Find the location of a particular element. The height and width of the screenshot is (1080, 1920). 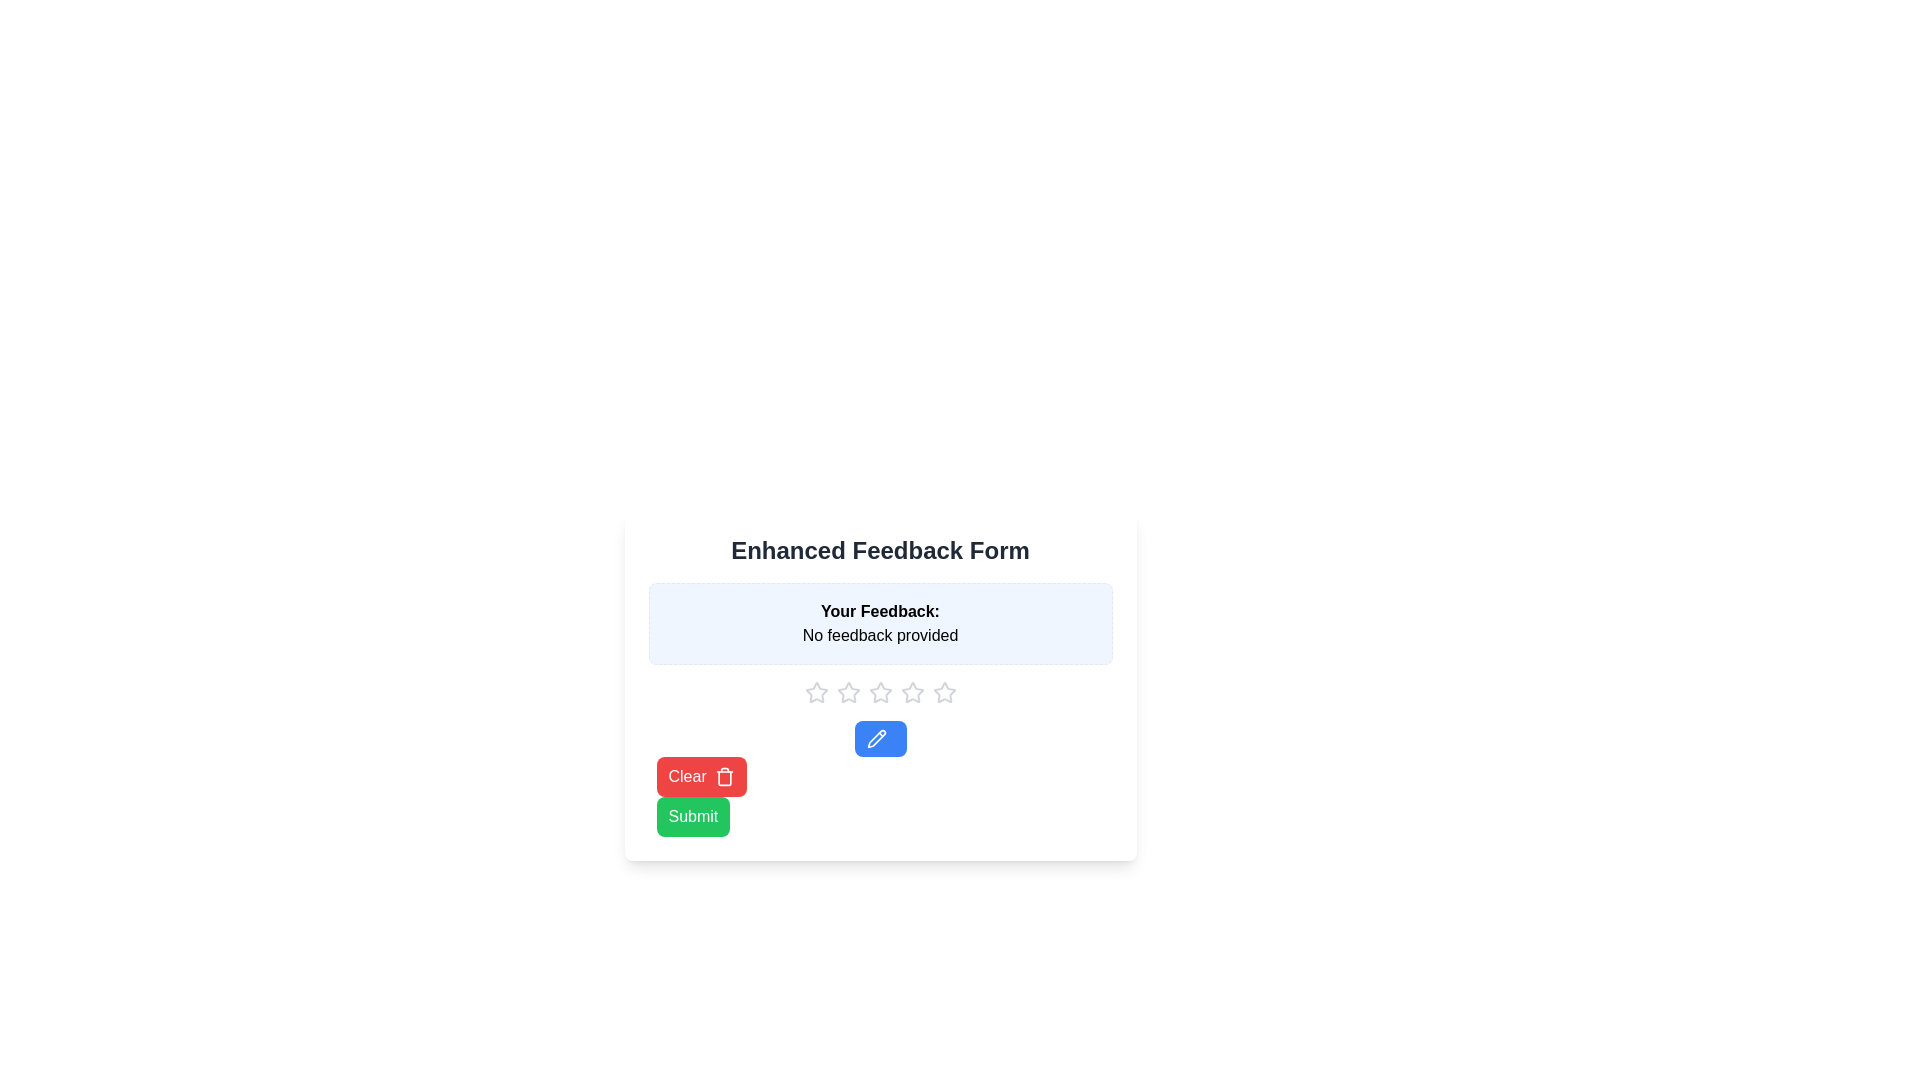

the 'Clear' button, which is the first button in a group near the bottom left of the form is located at coordinates (701, 775).